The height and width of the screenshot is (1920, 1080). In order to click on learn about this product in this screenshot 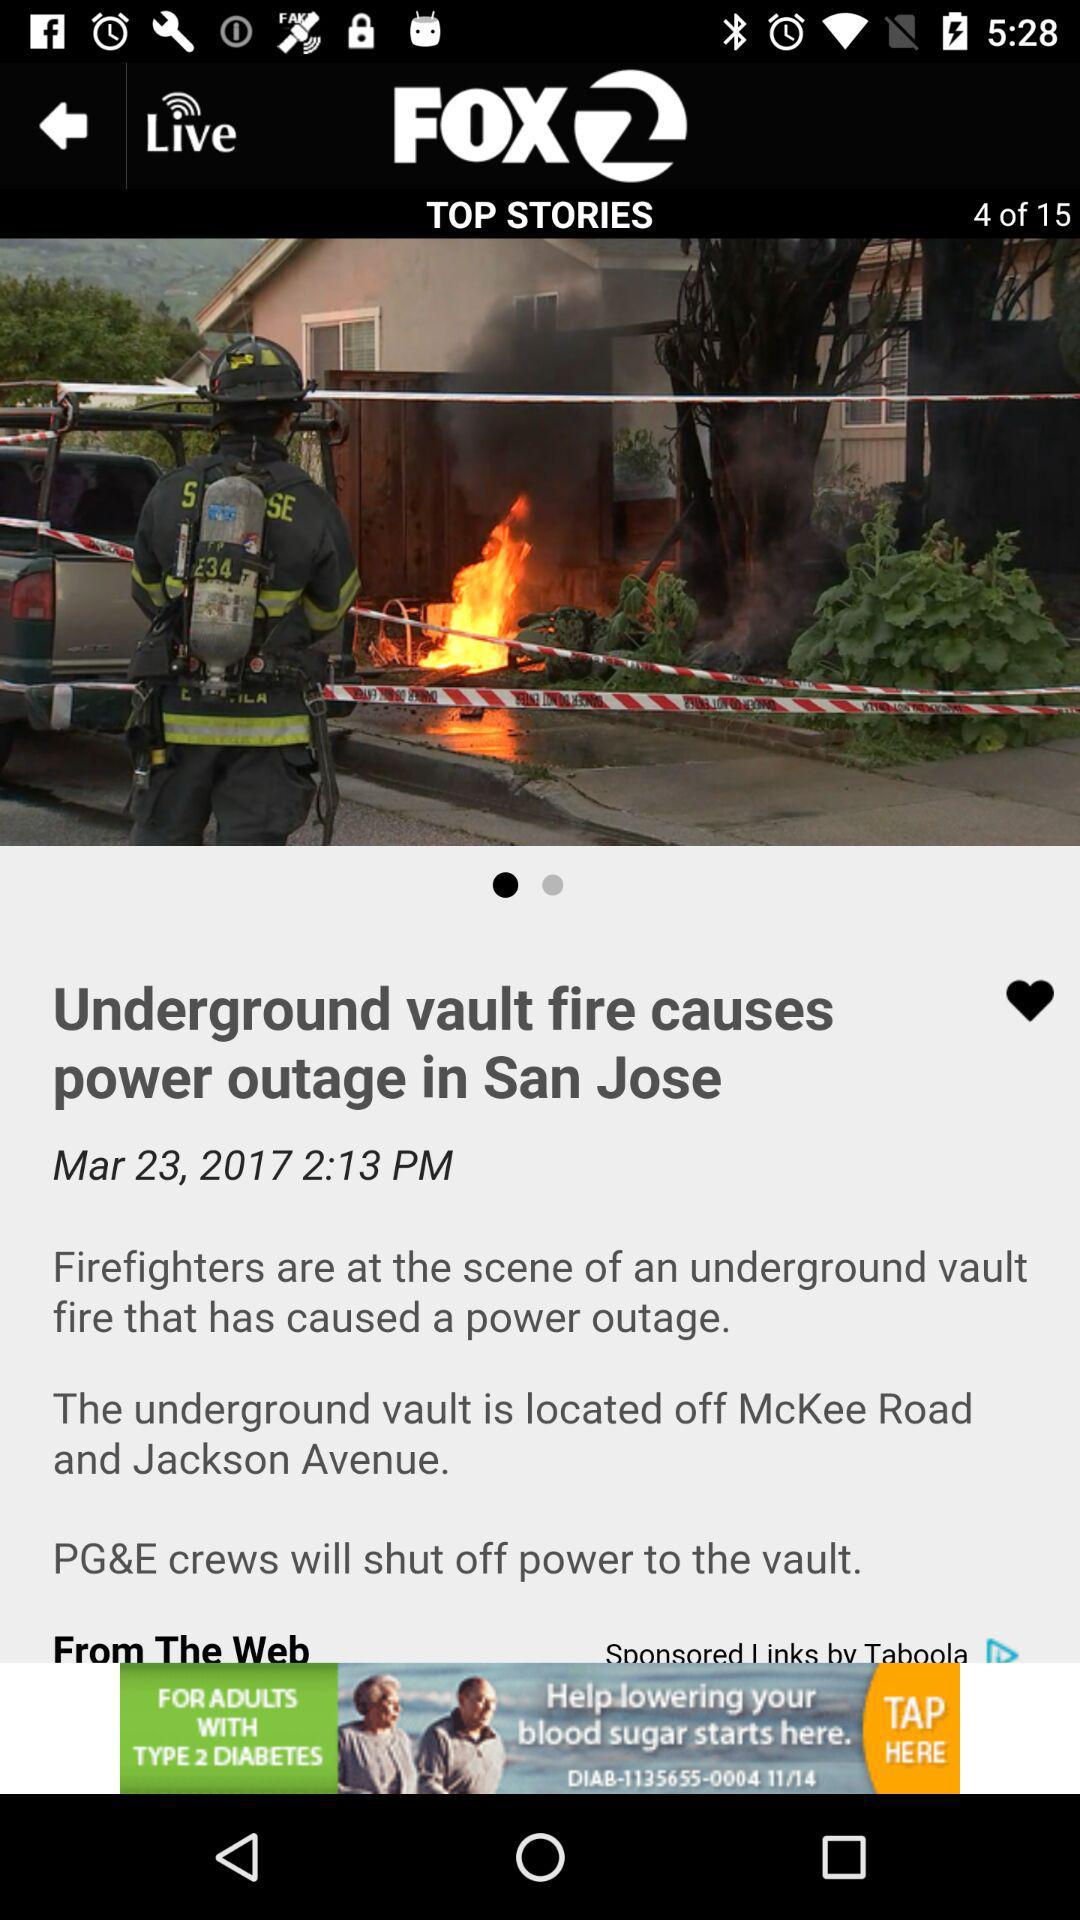, I will do `click(540, 1727)`.